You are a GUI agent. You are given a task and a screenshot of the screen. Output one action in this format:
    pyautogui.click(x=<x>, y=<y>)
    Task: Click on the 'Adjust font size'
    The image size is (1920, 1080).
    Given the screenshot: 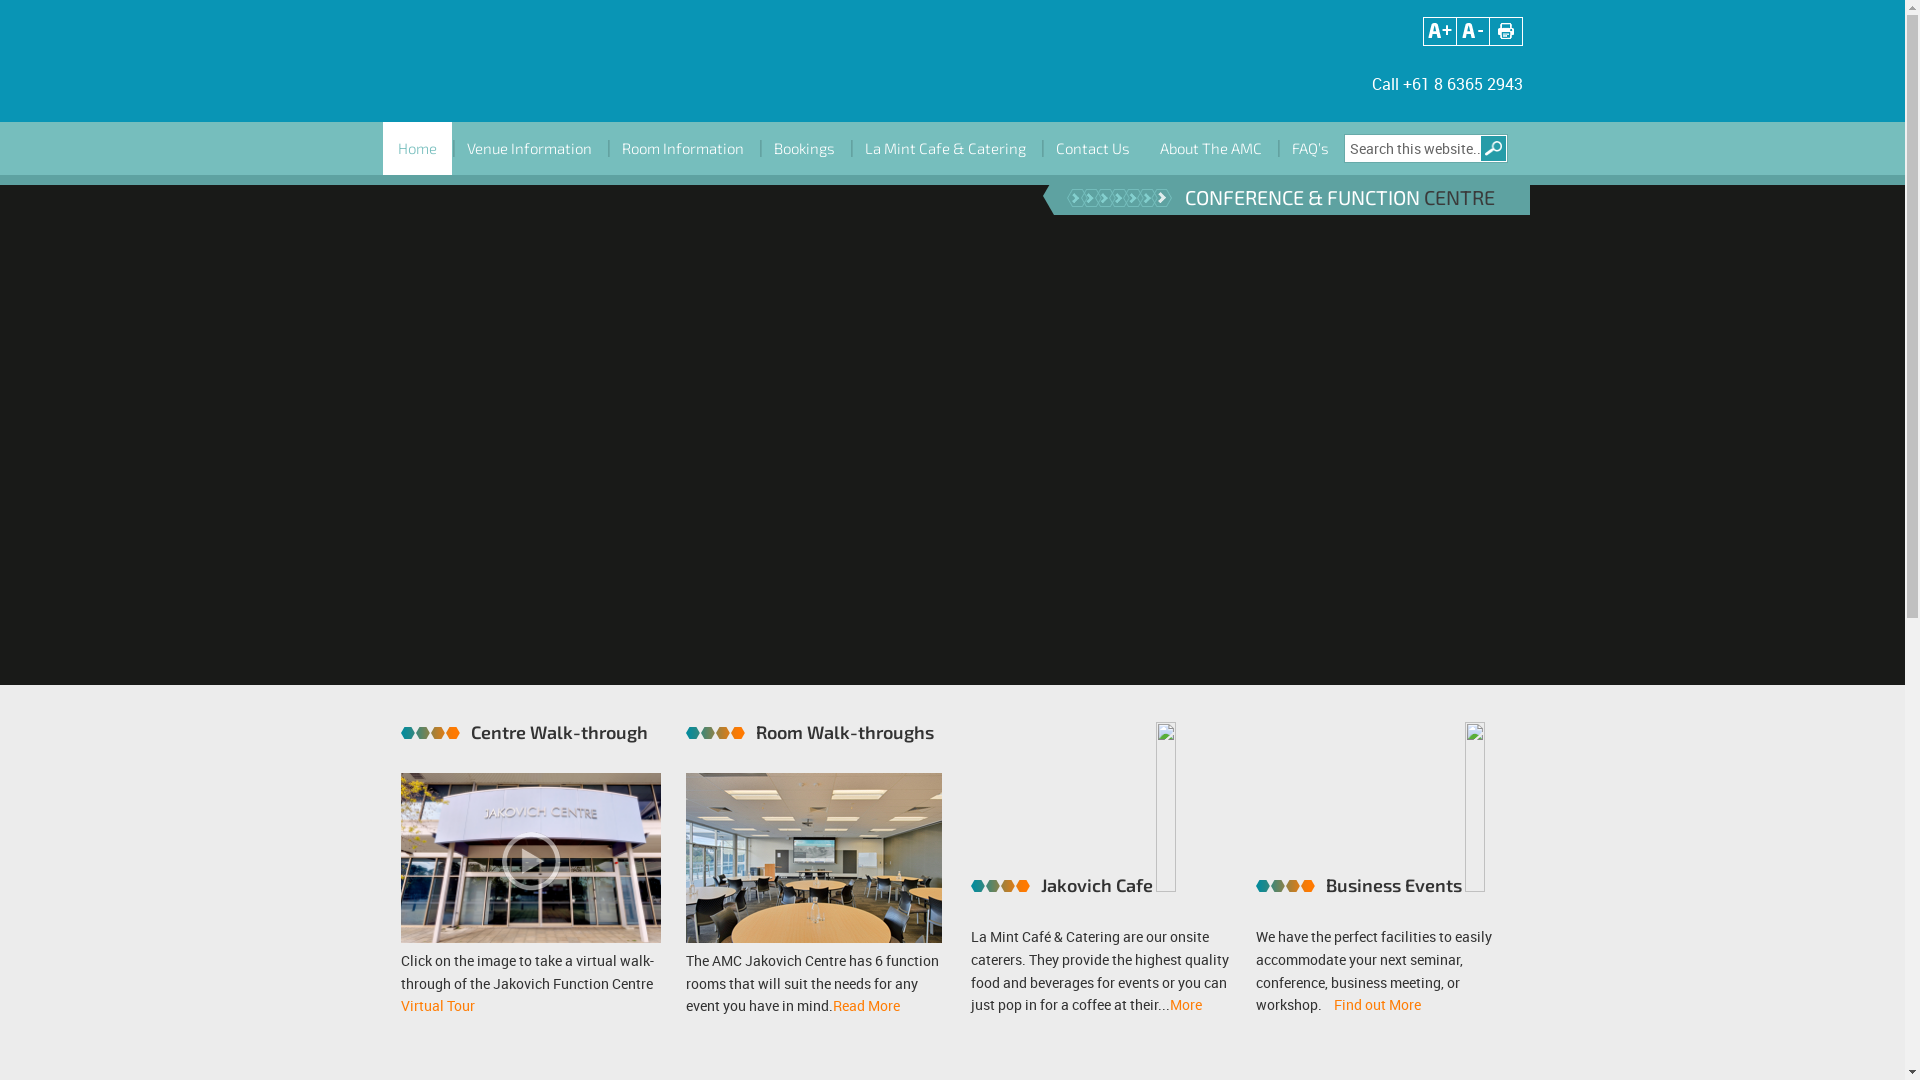 What is the action you would take?
    pyautogui.click(x=1472, y=30)
    